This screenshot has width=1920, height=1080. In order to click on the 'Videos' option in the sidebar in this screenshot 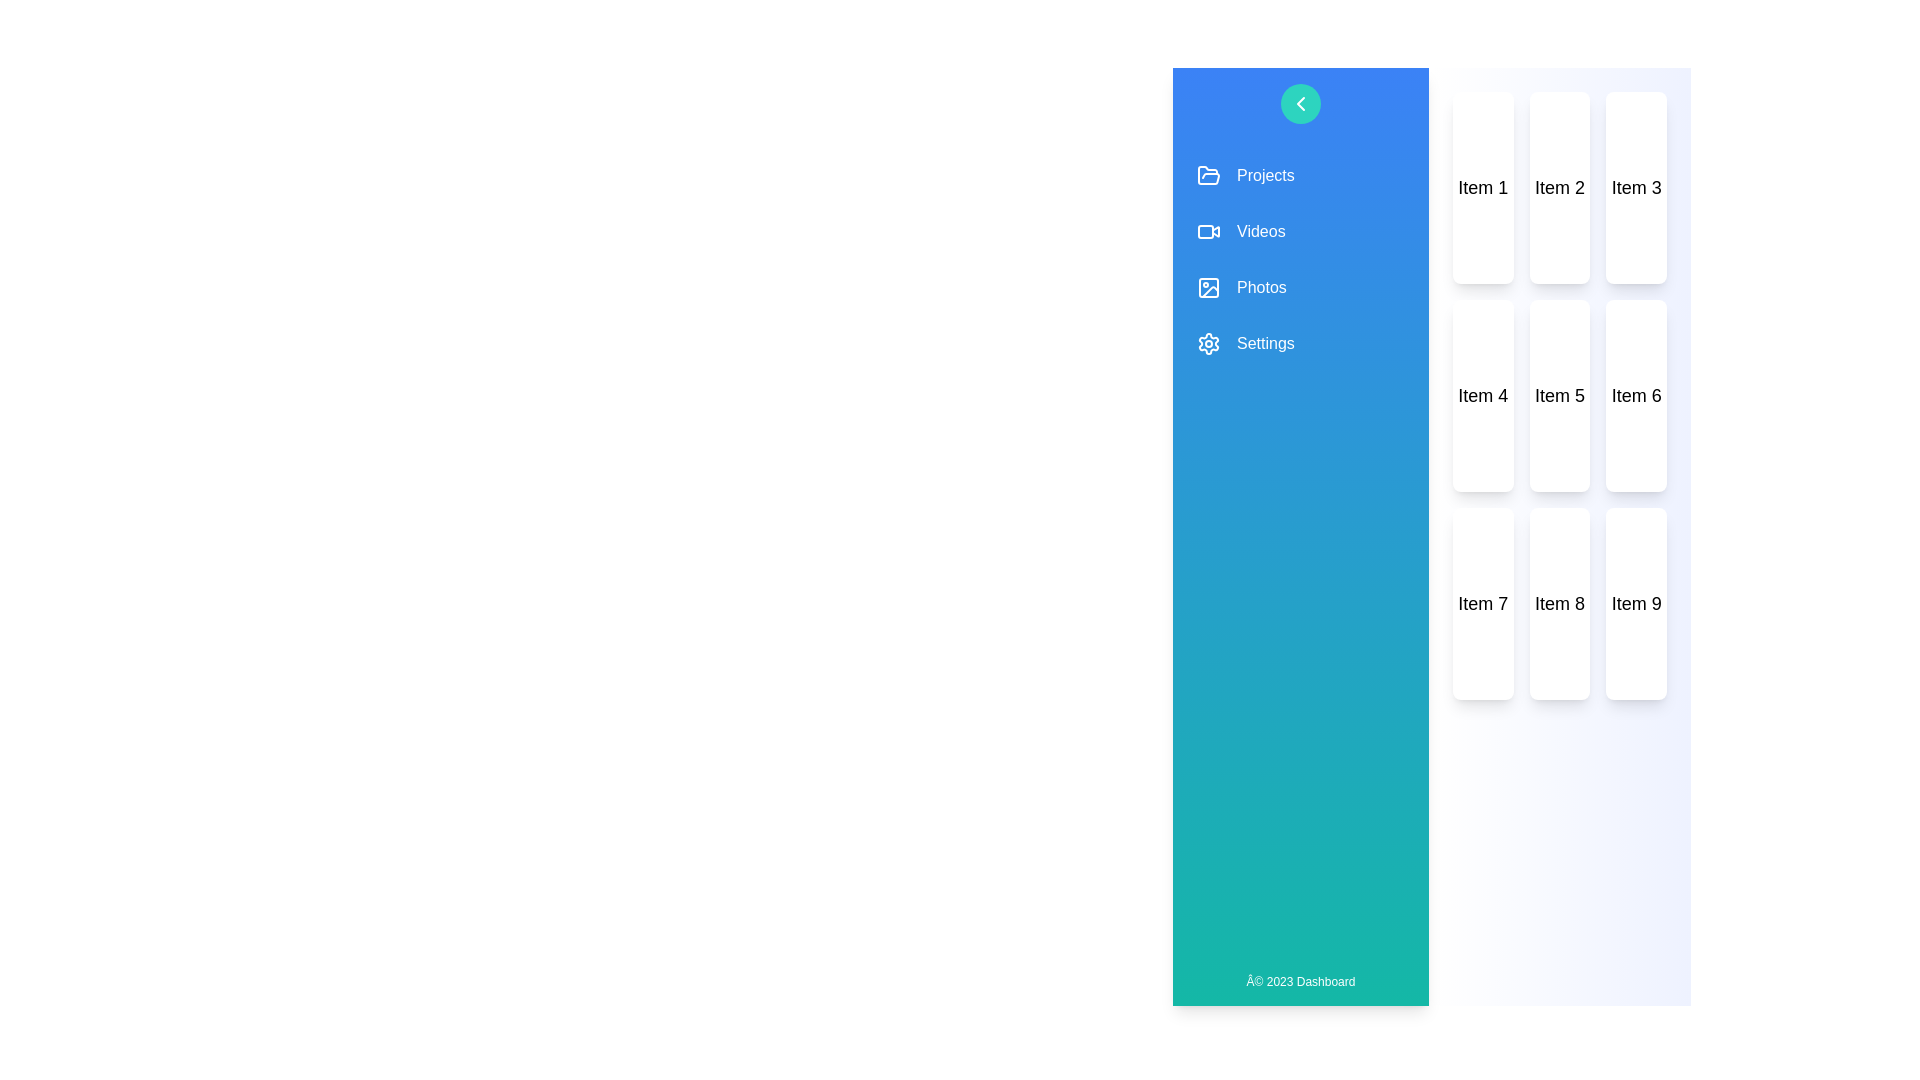, I will do `click(1300, 230)`.